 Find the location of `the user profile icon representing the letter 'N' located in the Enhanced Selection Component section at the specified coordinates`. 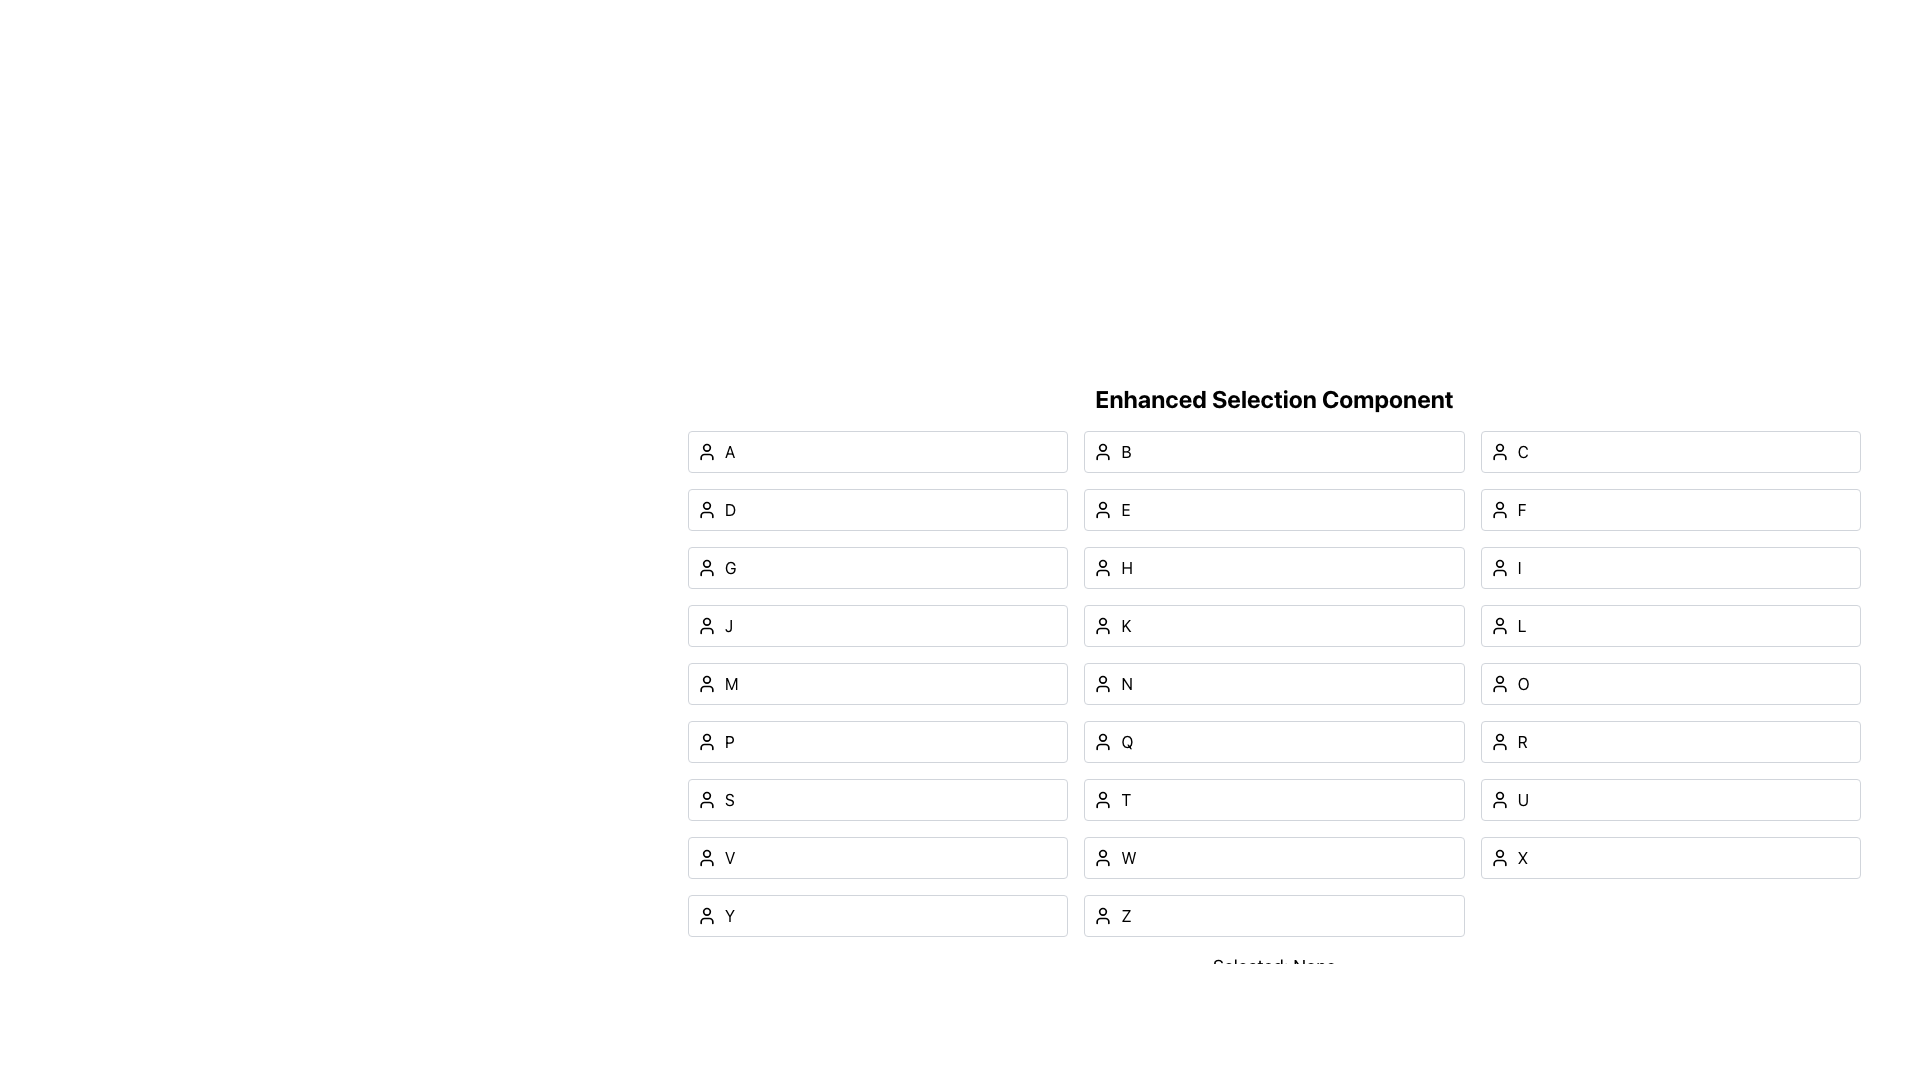

the user profile icon representing the letter 'N' located in the Enhanced Selection Component section at the specified coordinates is located at coordinates (1102, 682).